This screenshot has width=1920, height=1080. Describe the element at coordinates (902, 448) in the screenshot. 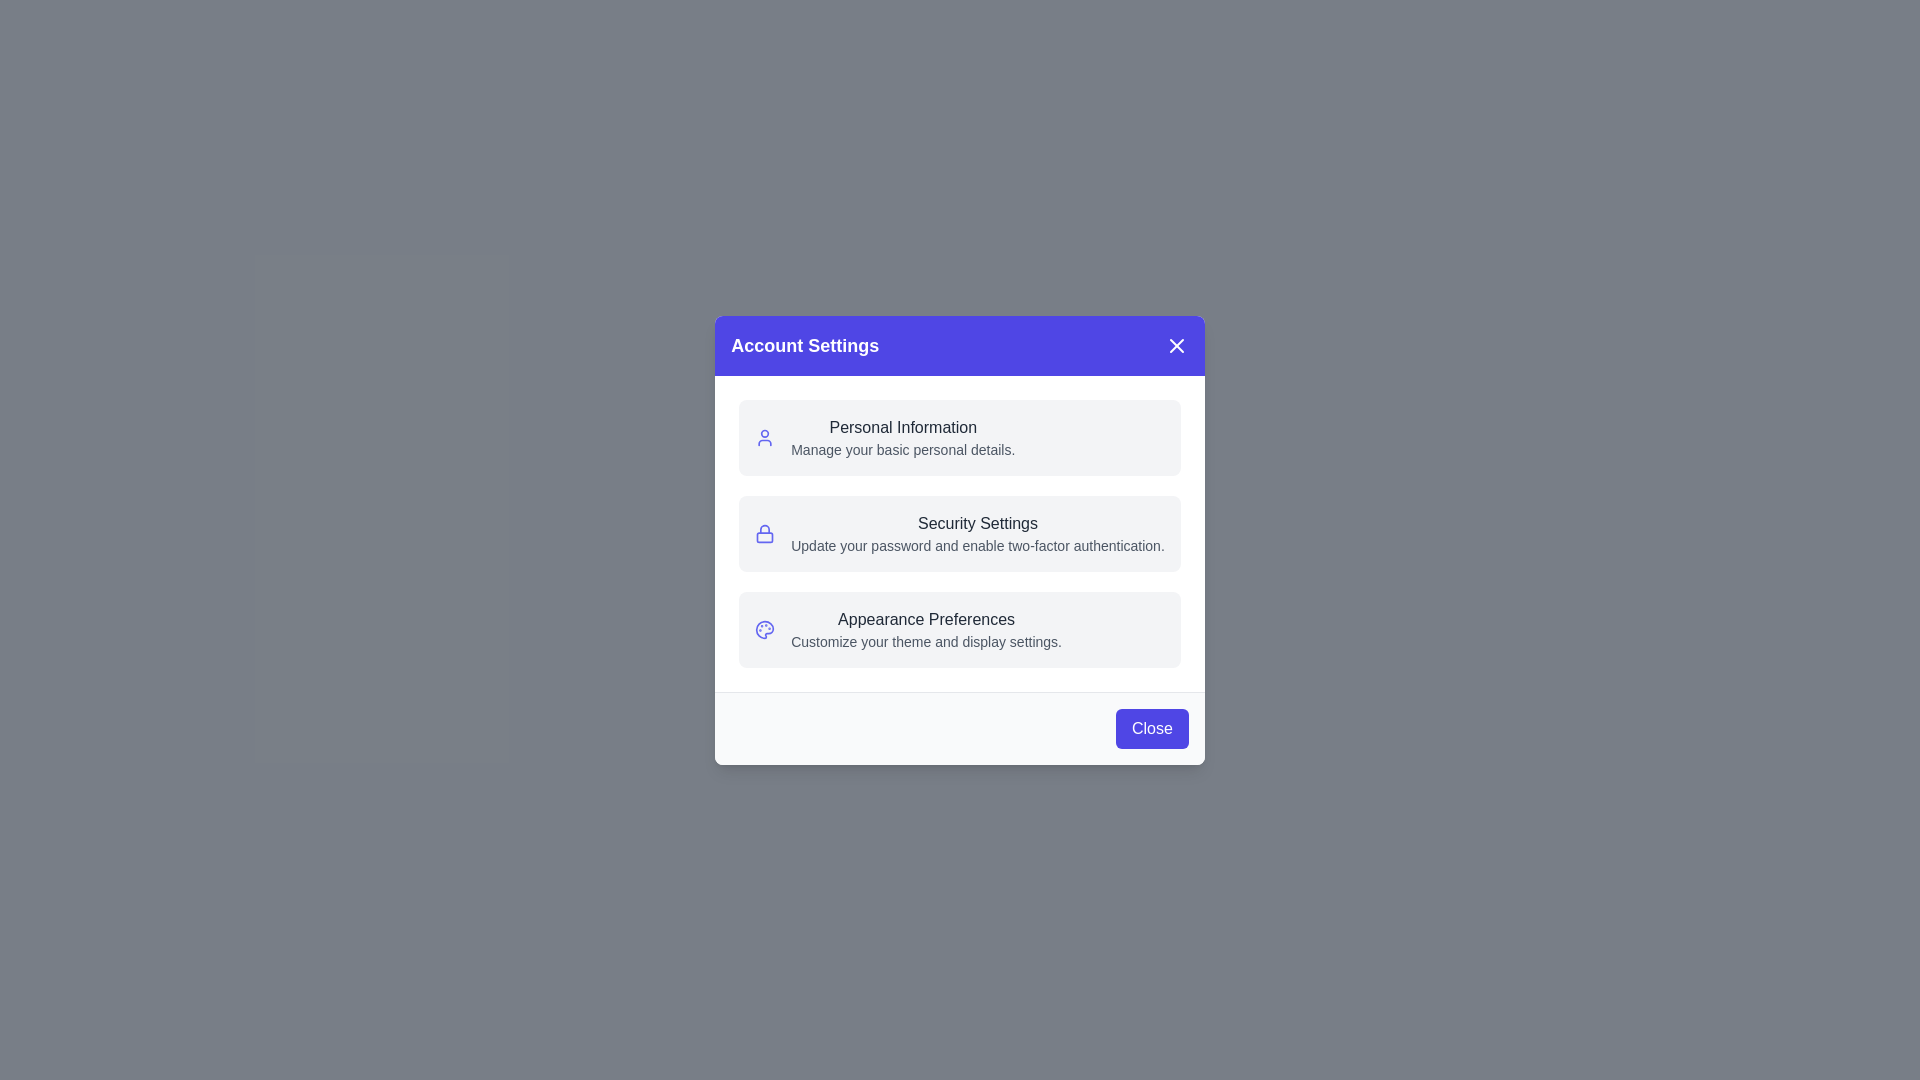

I see `the descriptive text element styled in a small-sized font and gray color that contains 'Manage your basic personal details.' located beneath the title 'Personal Information.'` at that location.